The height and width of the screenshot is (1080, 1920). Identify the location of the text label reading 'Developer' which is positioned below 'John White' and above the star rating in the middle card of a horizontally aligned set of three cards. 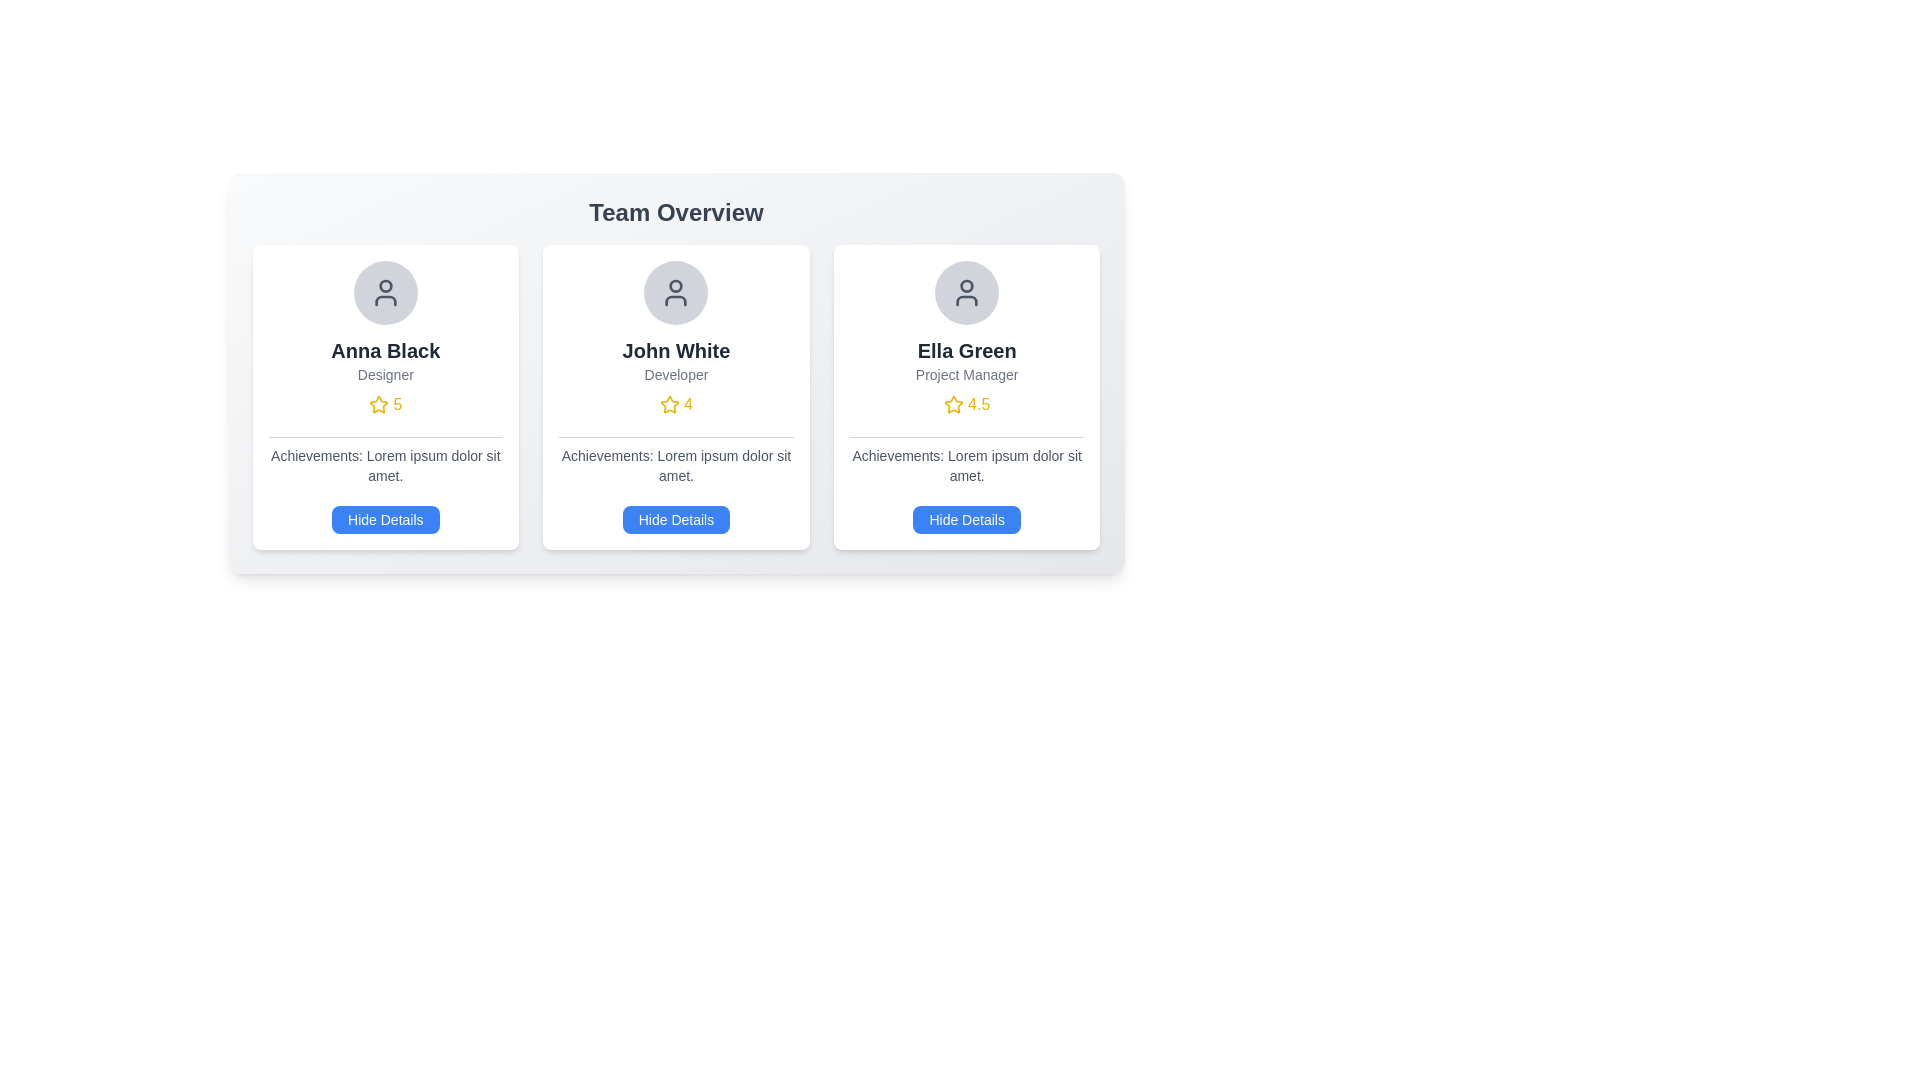
(676, 374).